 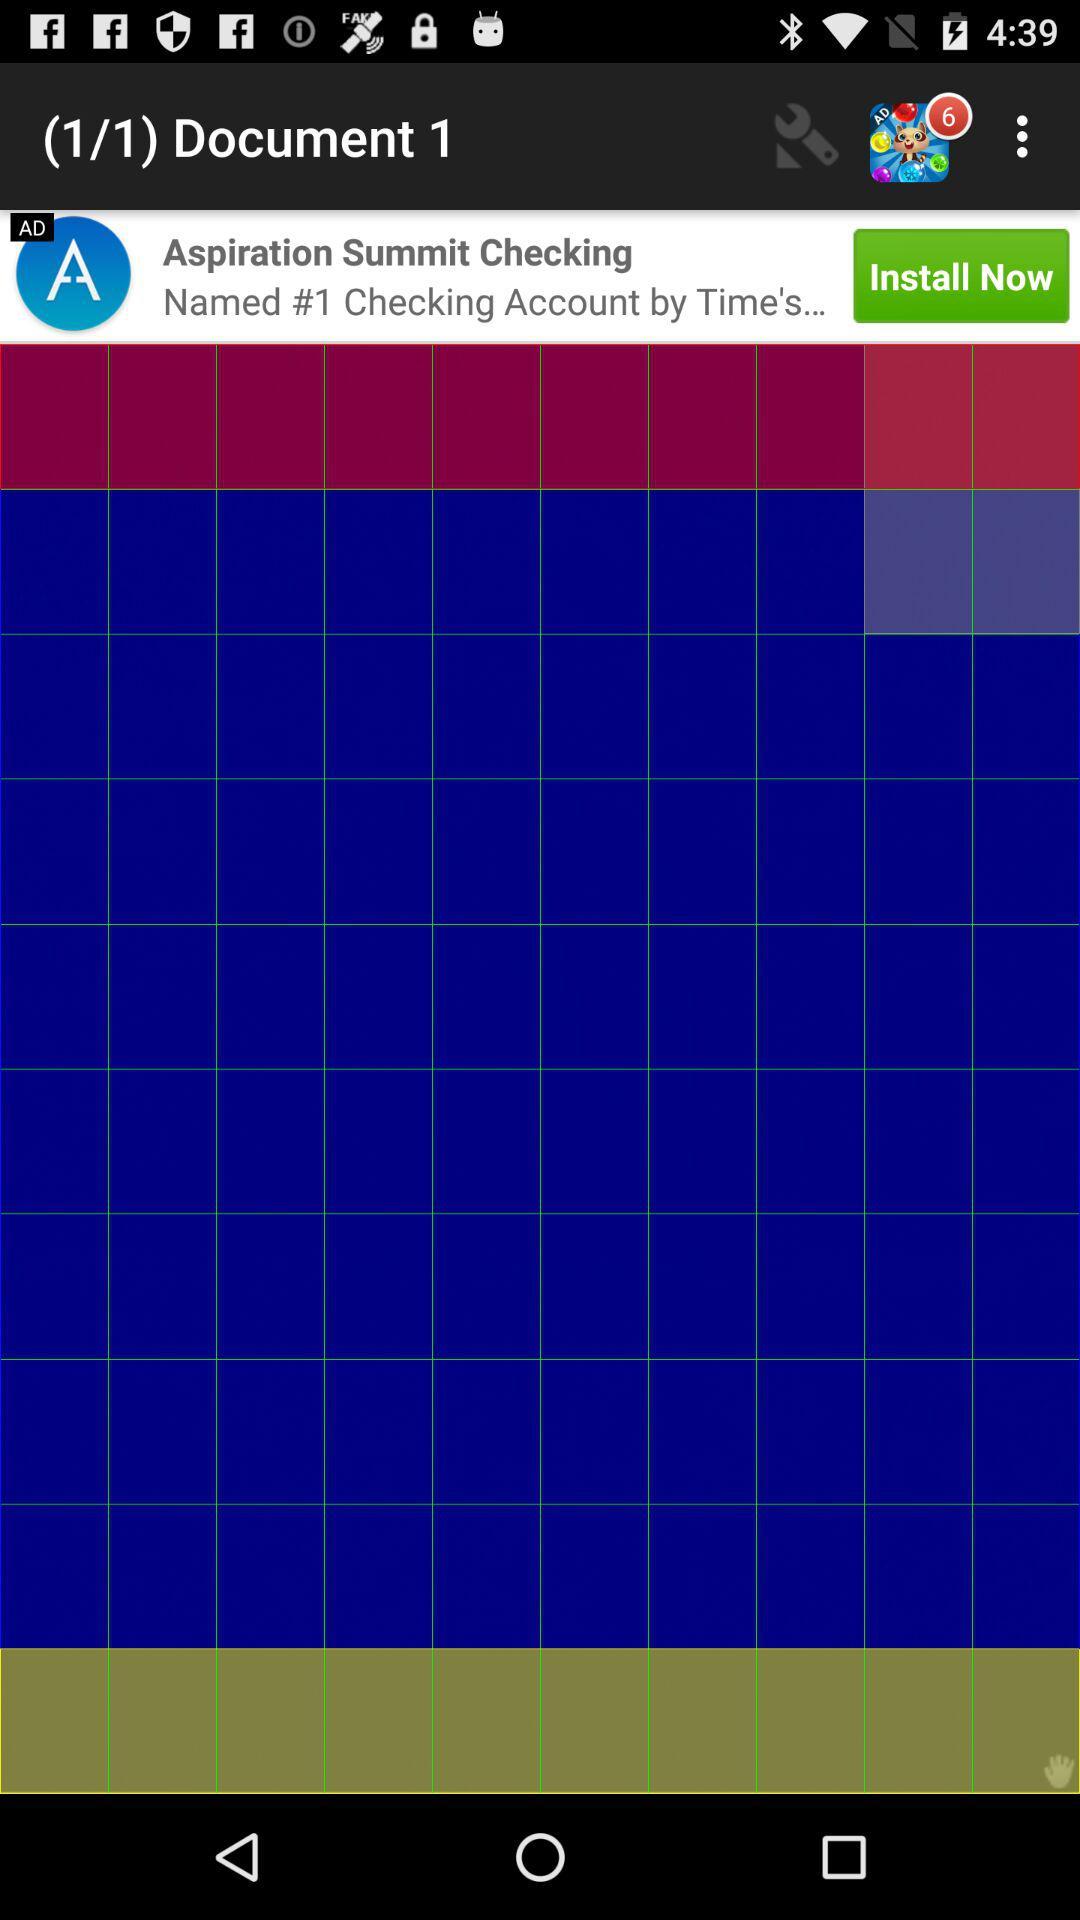 I want to click on item below the 1 1 document icon, so click(x=397, y=250).